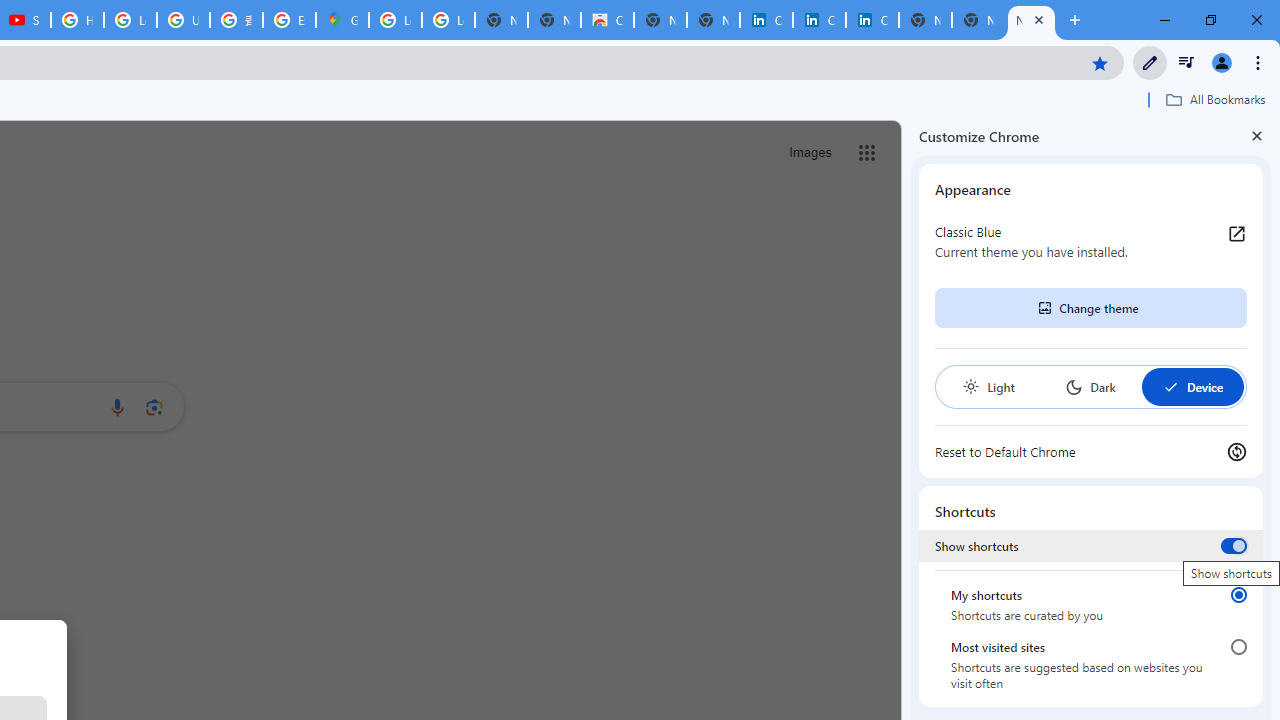 The image size is (1280, 720). I want to click on 'Control your music, videos, and more', so click(1185, 61).